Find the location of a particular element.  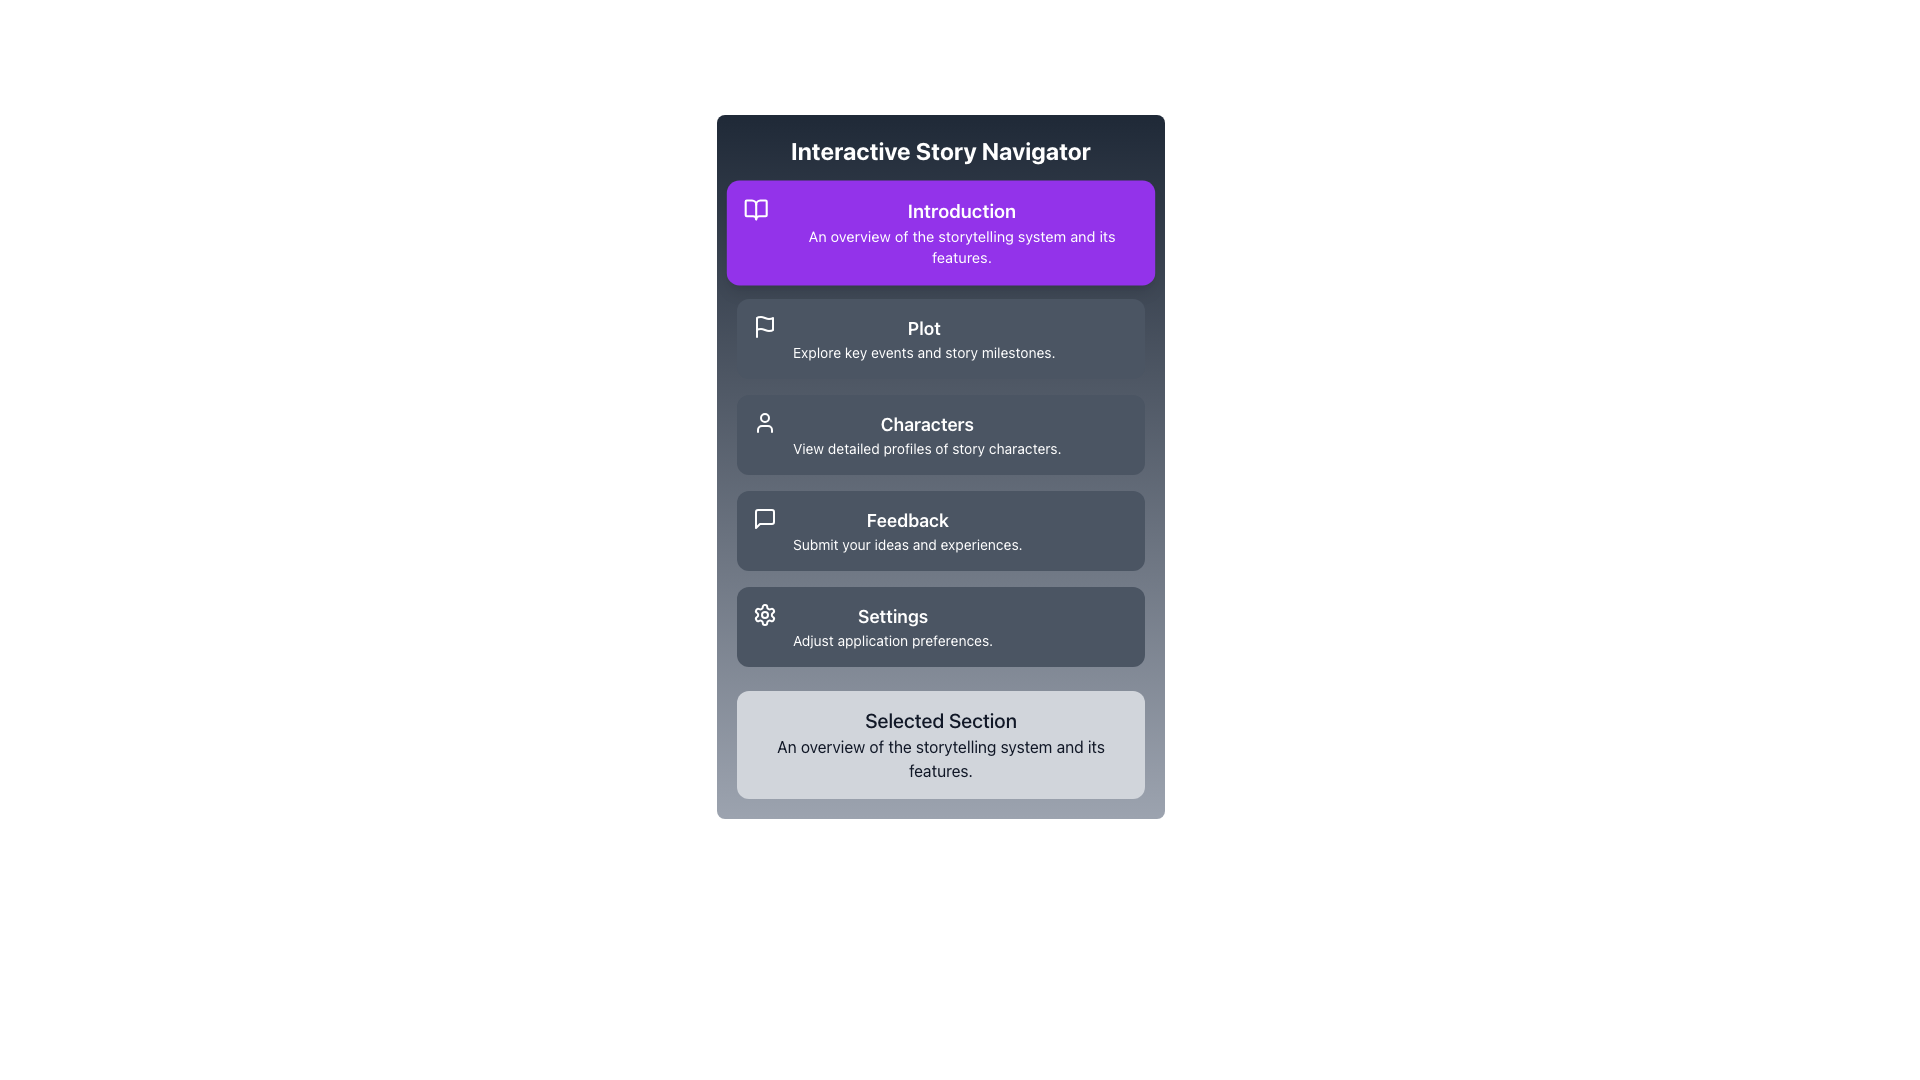

the user icon graphic, which is a minimalist line style icon located at the top-left corner of the 'Characters' menu option in the vertical navigation menu is located at coordinates (771, 434).